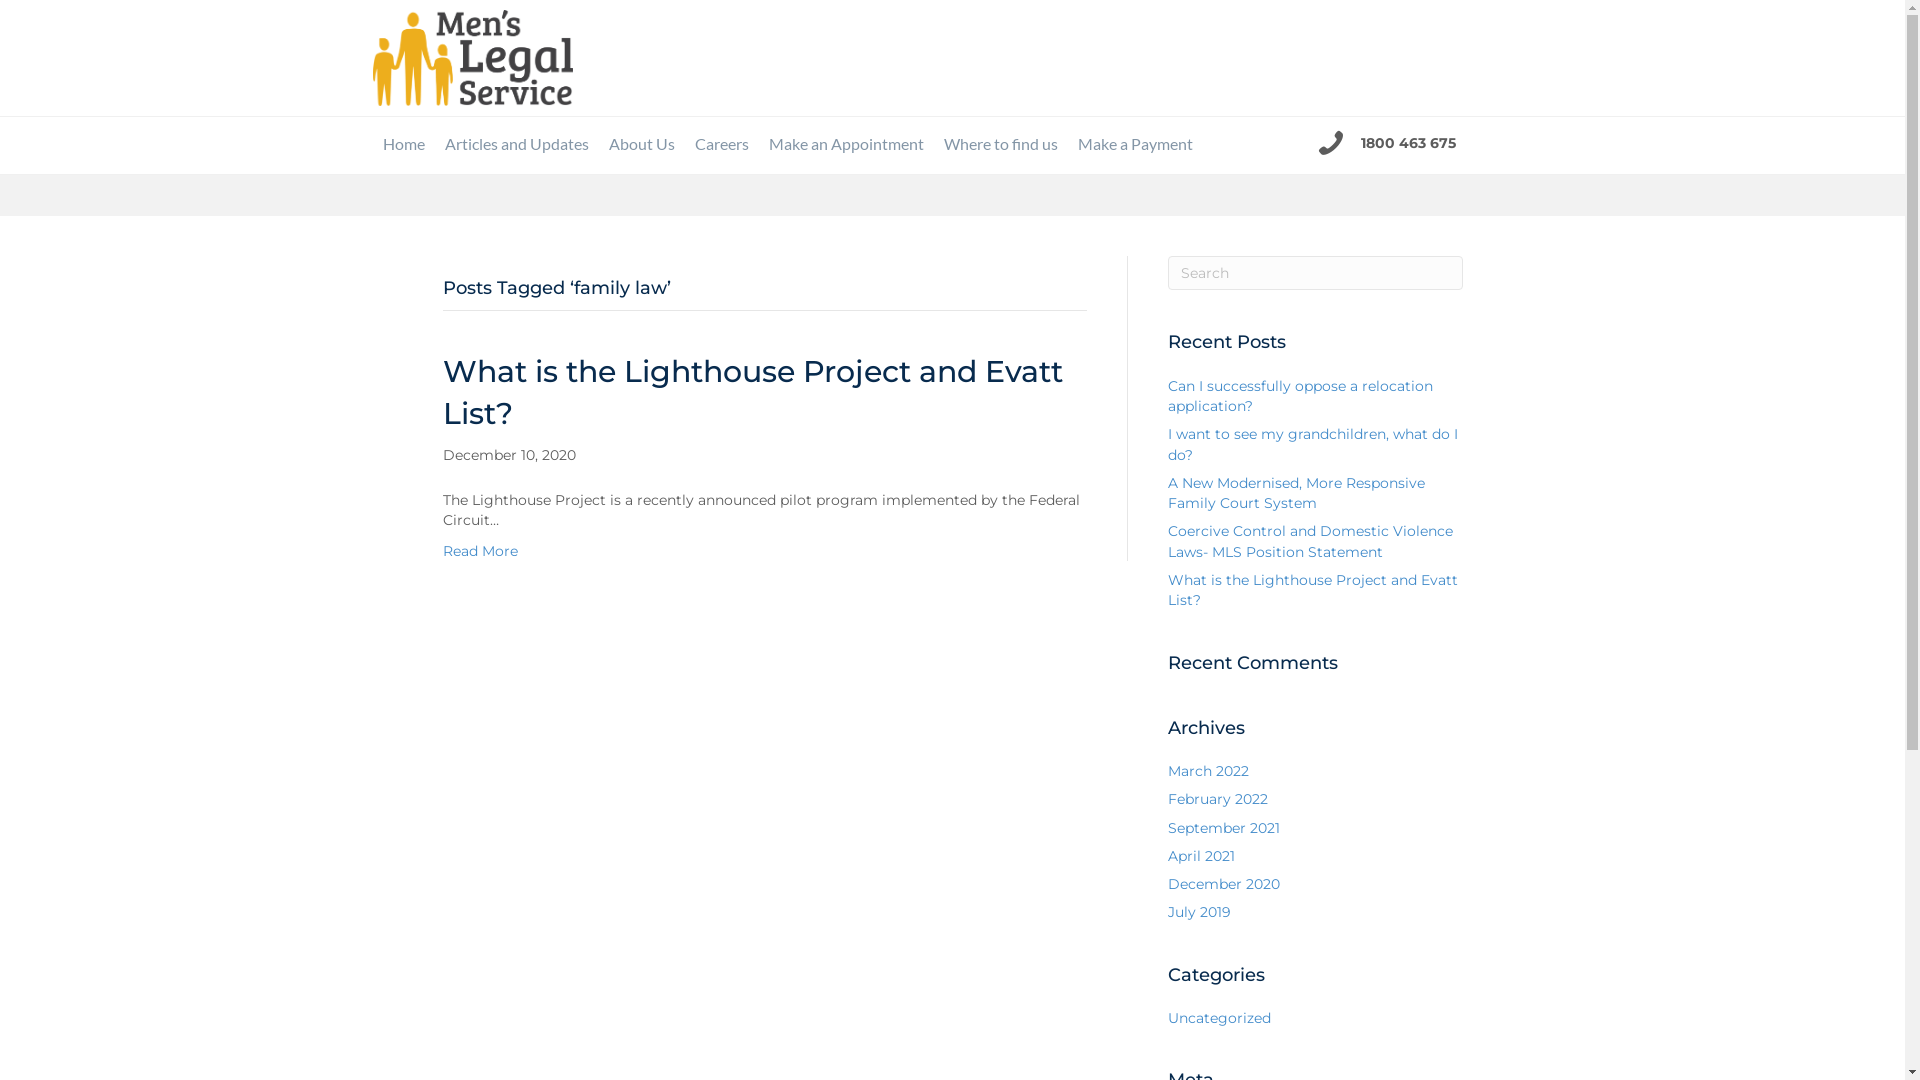 The image size is (1920, 1080). What do you see at coordinates (933, 142) in the screenshot?
I see `'Where to find us'` at bounding box center [933, 142].